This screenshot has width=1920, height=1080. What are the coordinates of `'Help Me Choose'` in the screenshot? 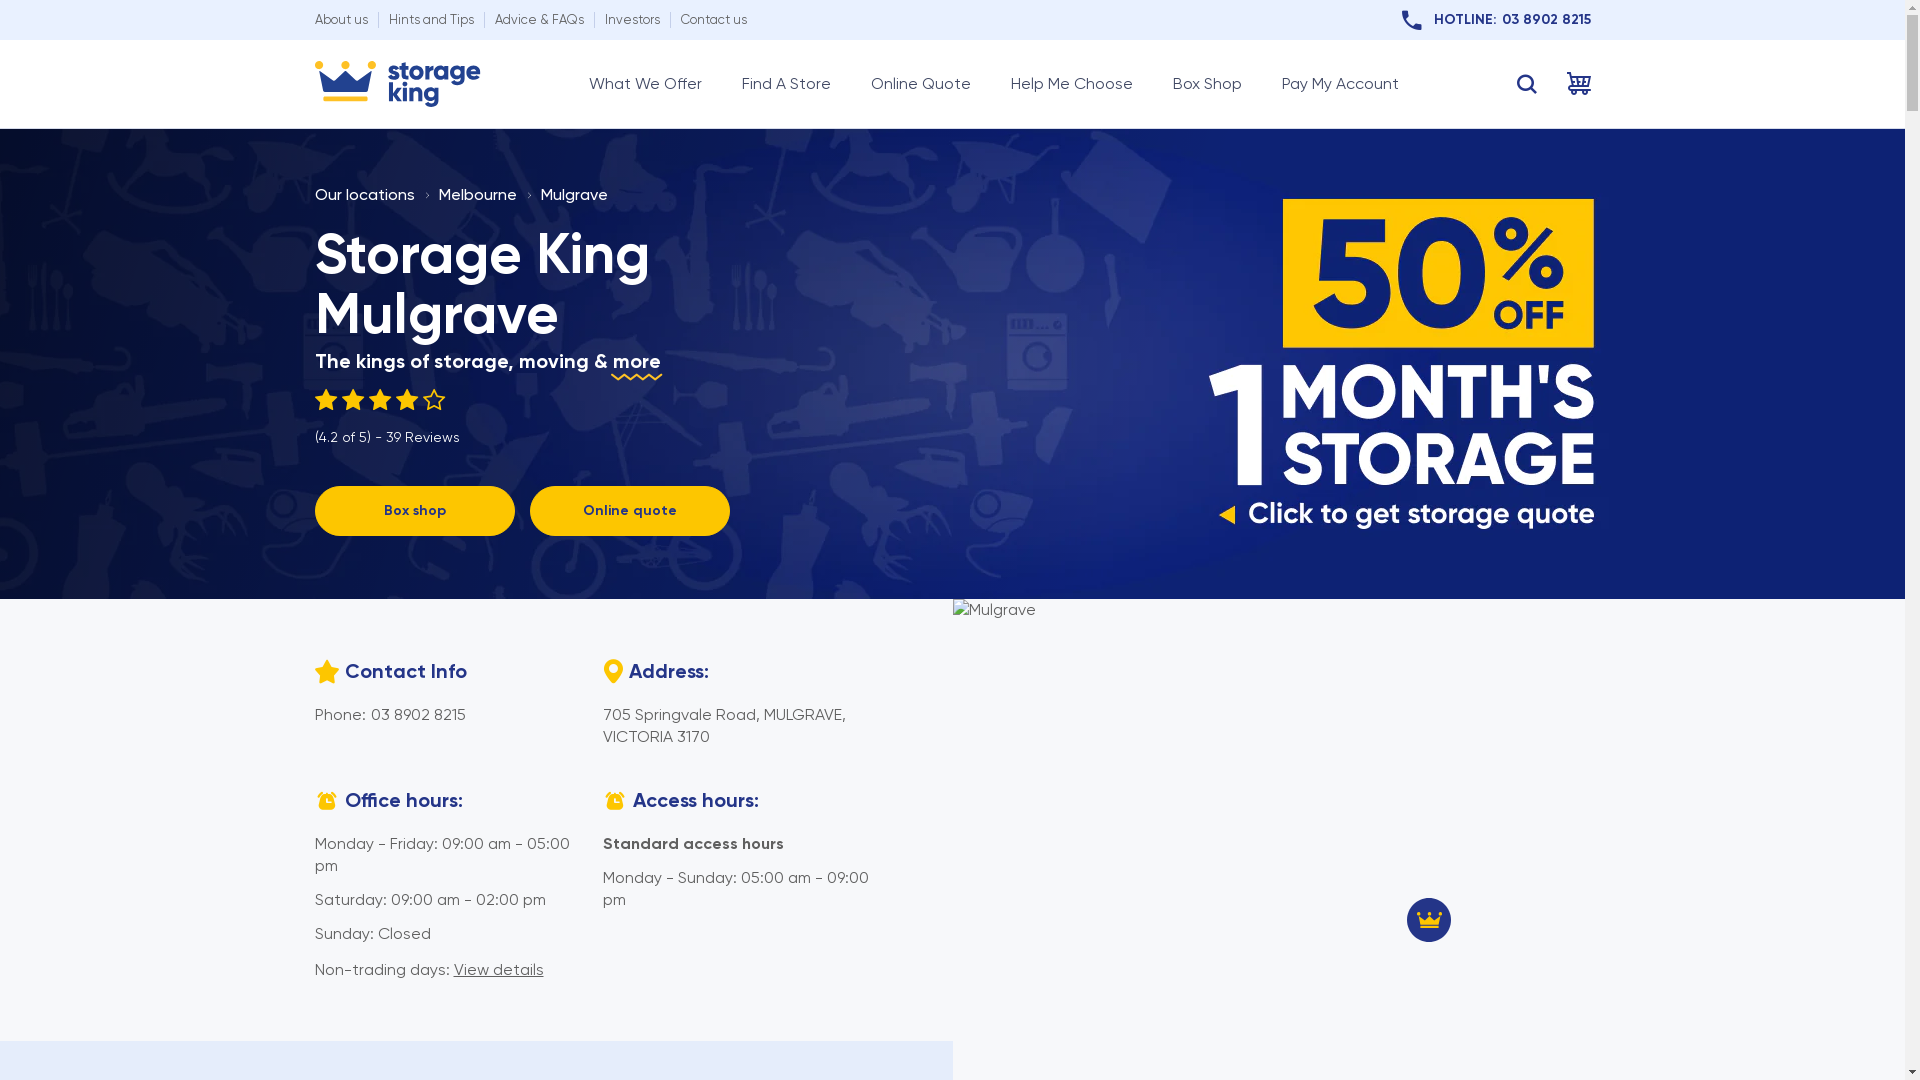 It's located at (1069, 83).